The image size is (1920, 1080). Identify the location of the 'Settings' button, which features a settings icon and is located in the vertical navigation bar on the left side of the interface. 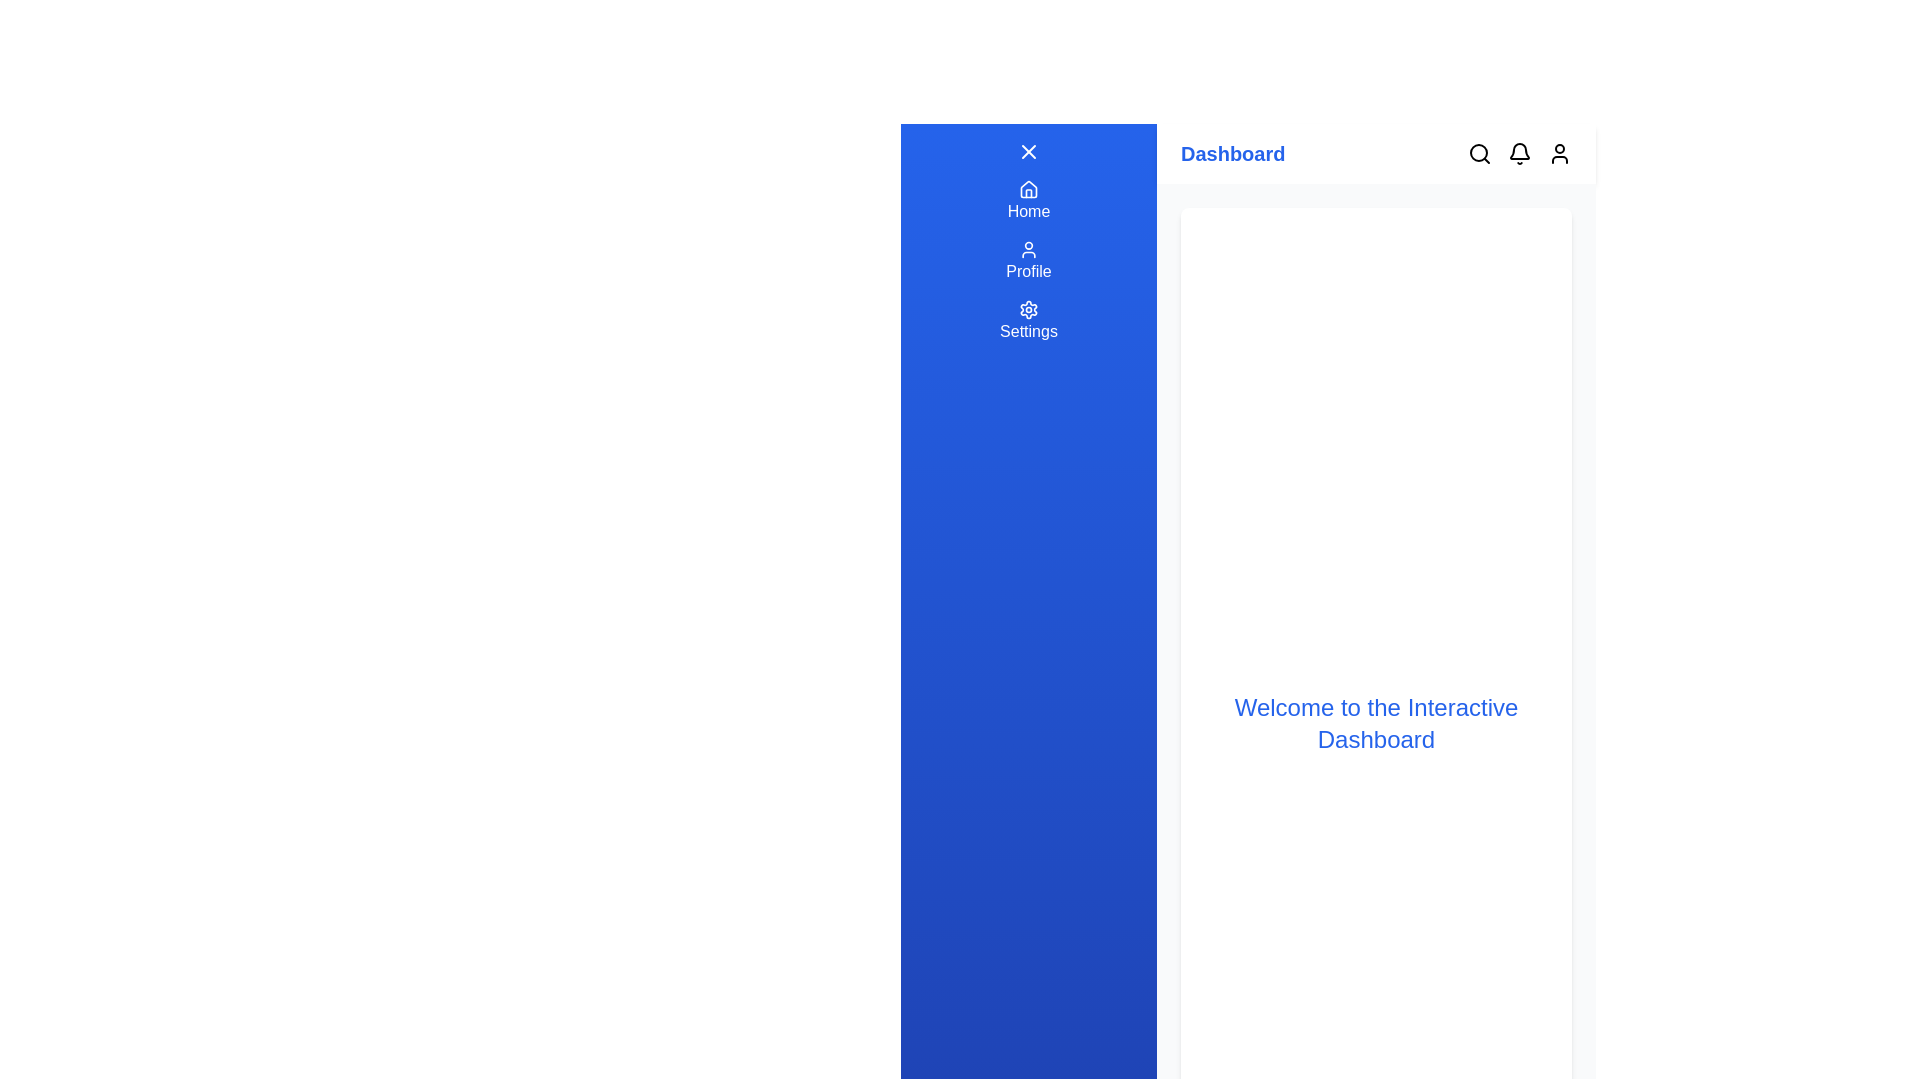
(1028, 320).